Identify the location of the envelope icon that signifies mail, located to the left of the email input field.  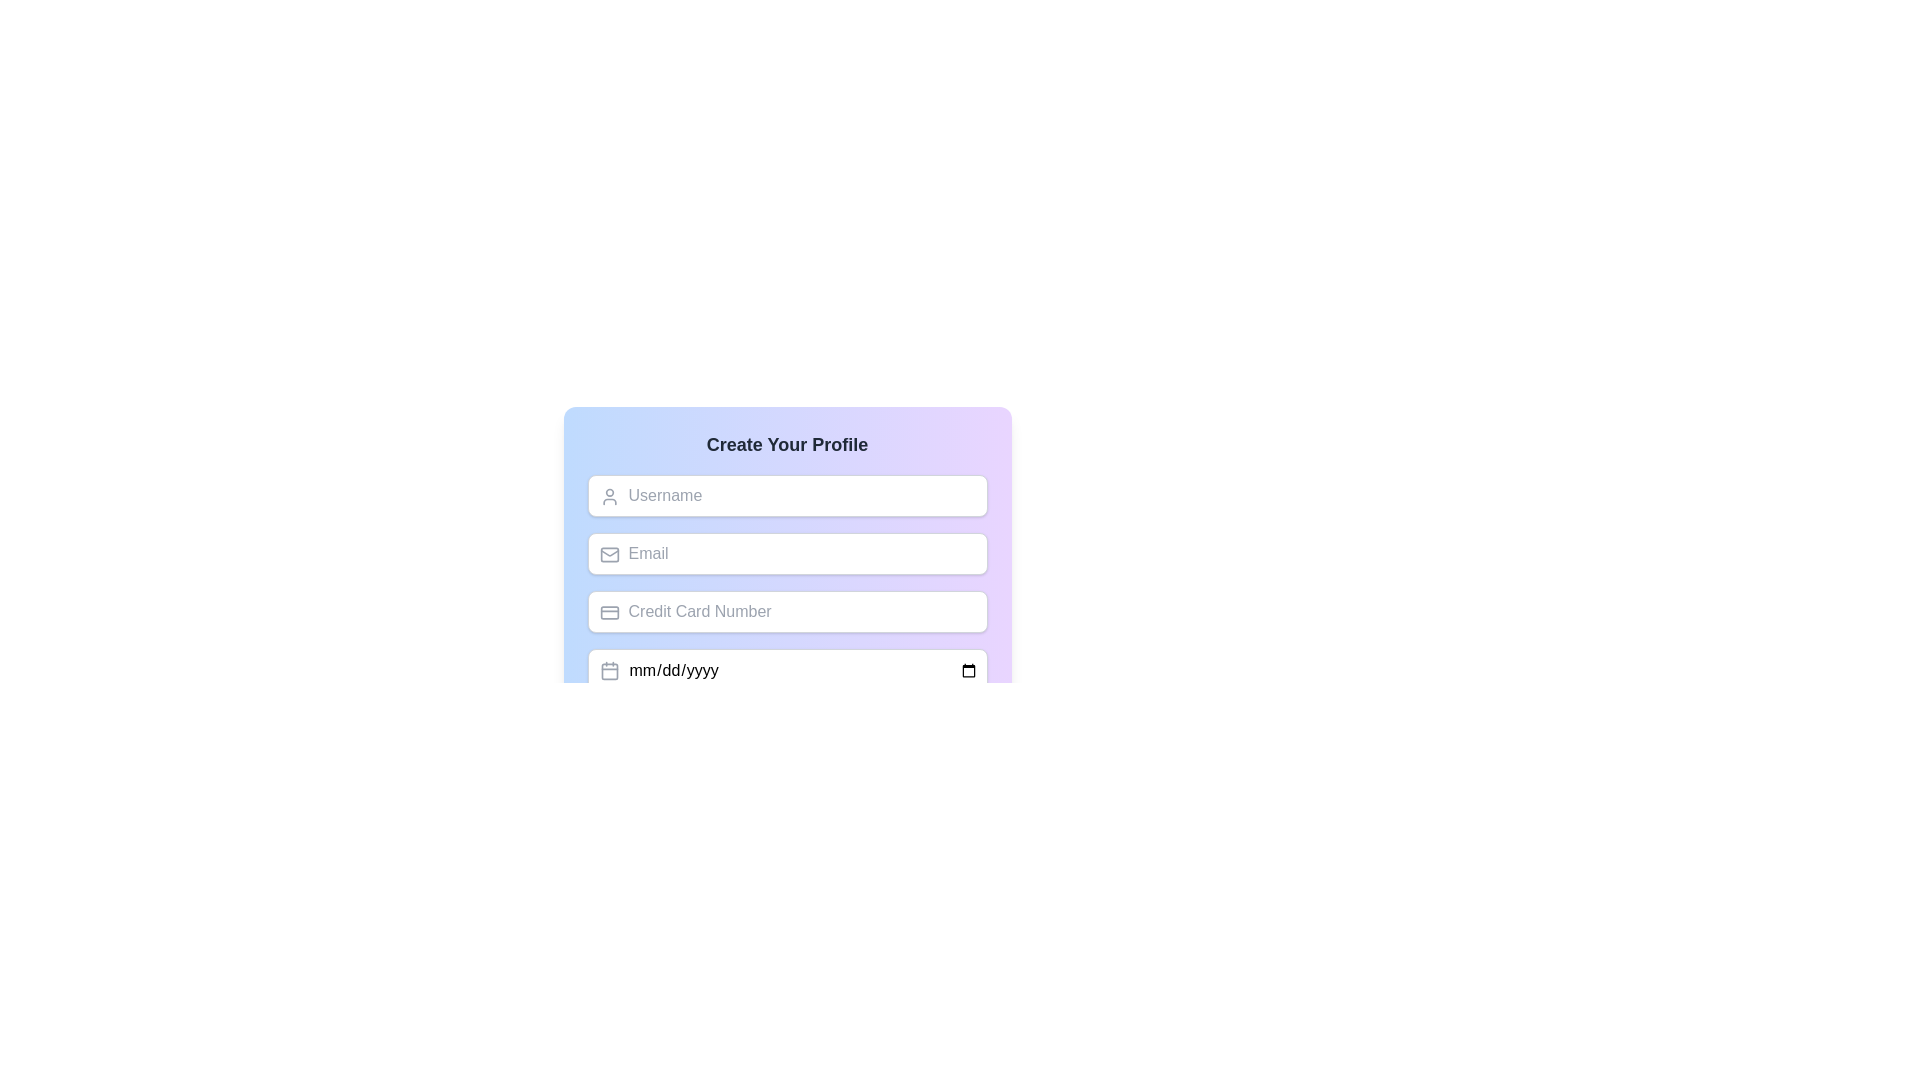
(608, 555).